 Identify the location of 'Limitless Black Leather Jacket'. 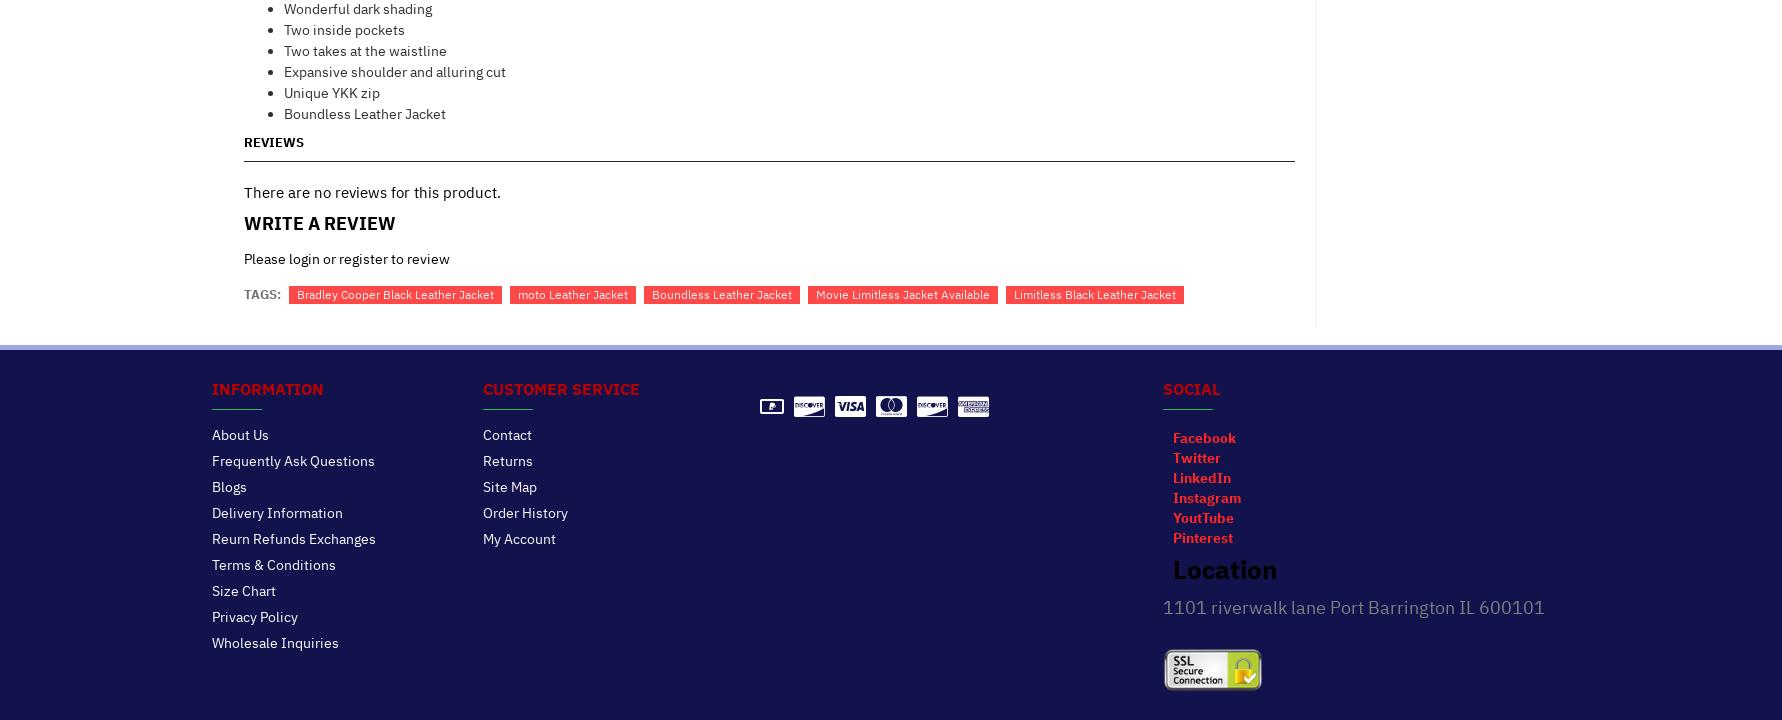
(1093, 294).